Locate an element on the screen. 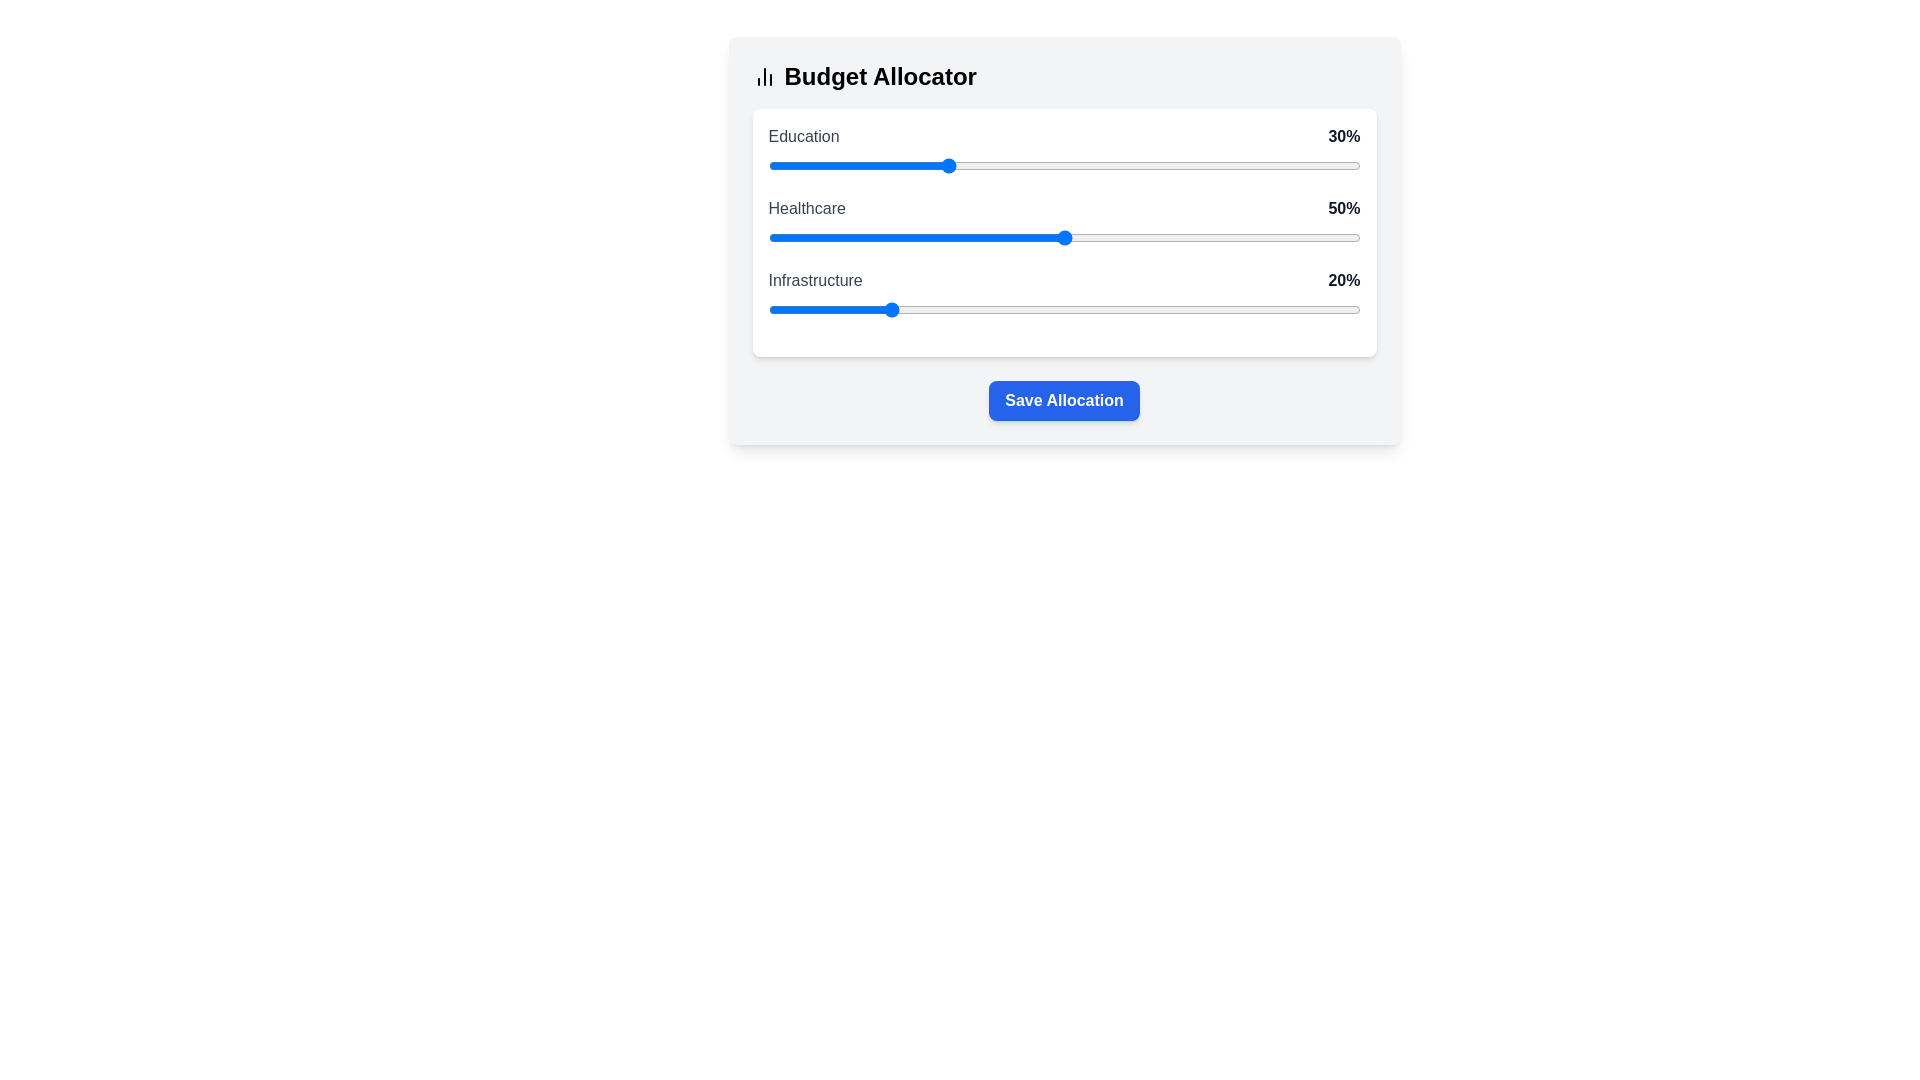 The image size is (1920, 1080). the healthcare allocation slider is located at coordinates (1200, 237).